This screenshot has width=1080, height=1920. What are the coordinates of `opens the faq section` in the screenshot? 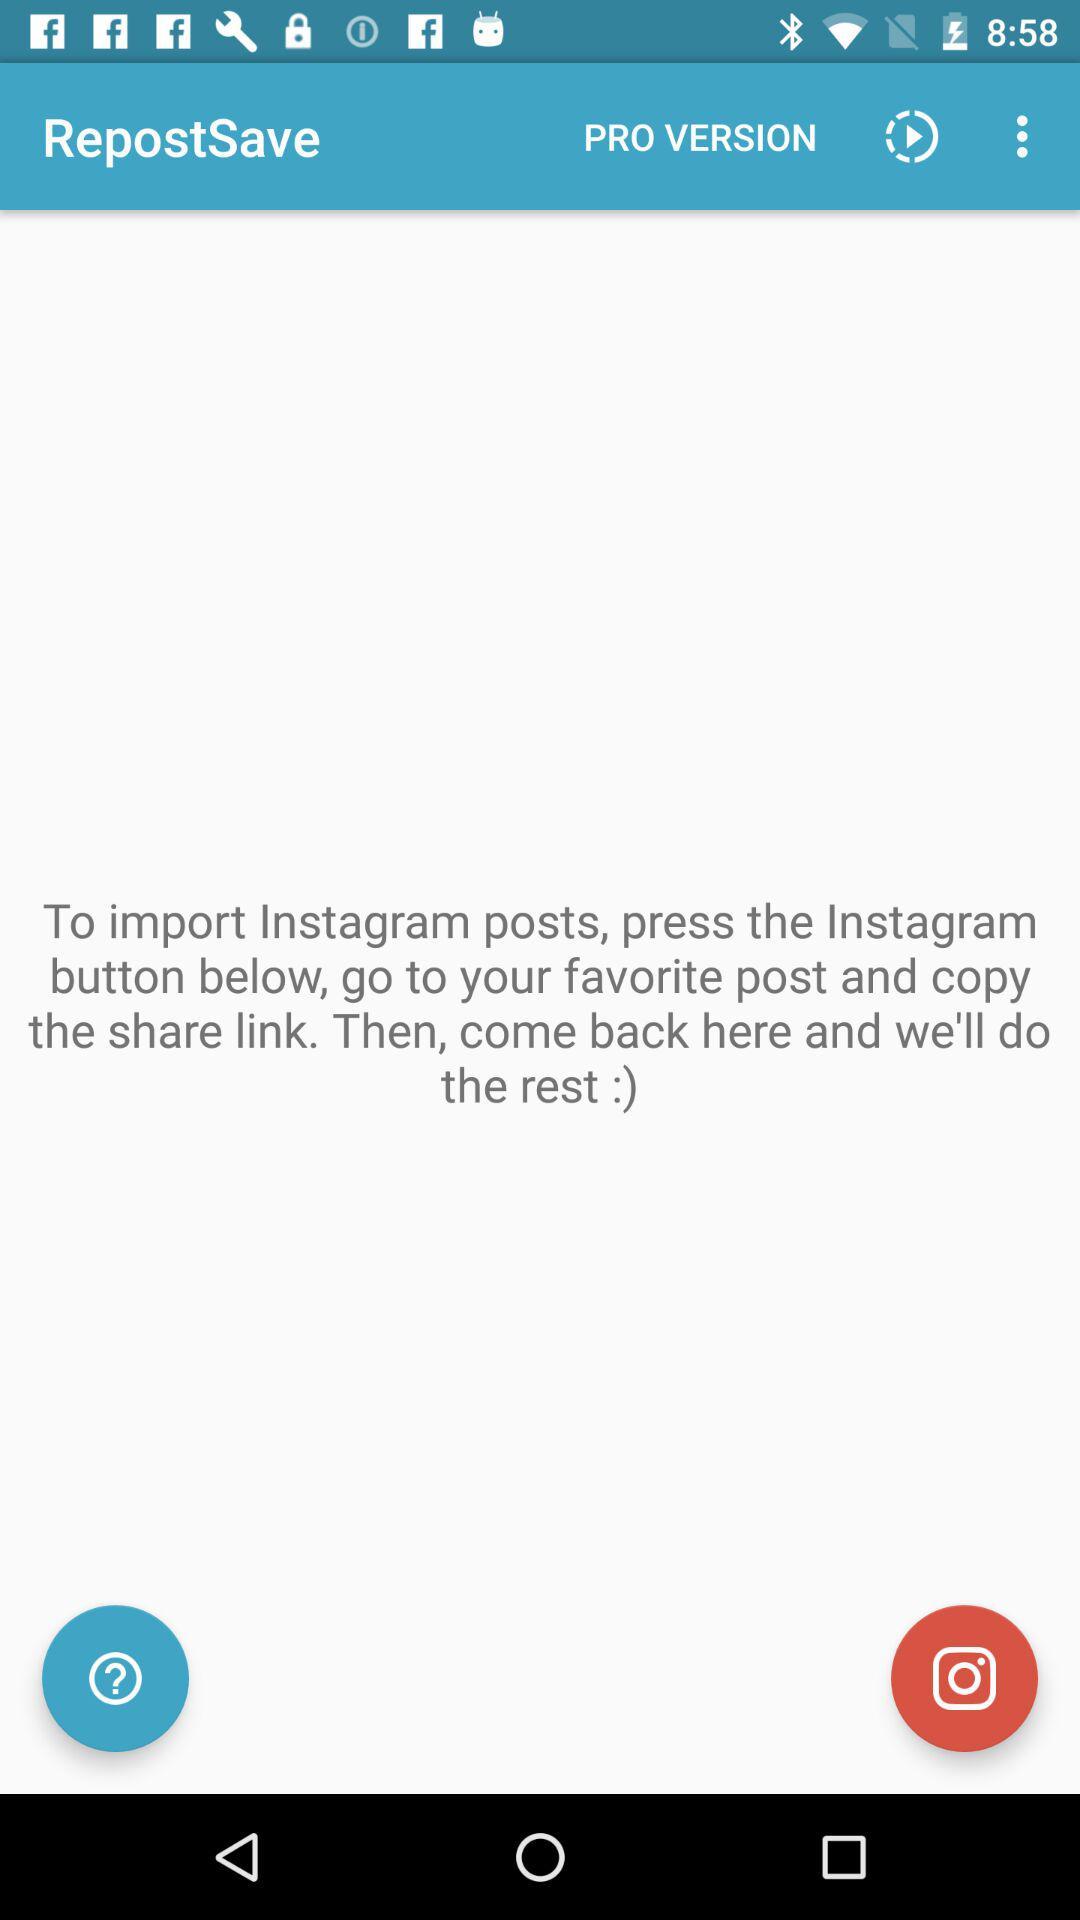 It's located at (115, 1678).